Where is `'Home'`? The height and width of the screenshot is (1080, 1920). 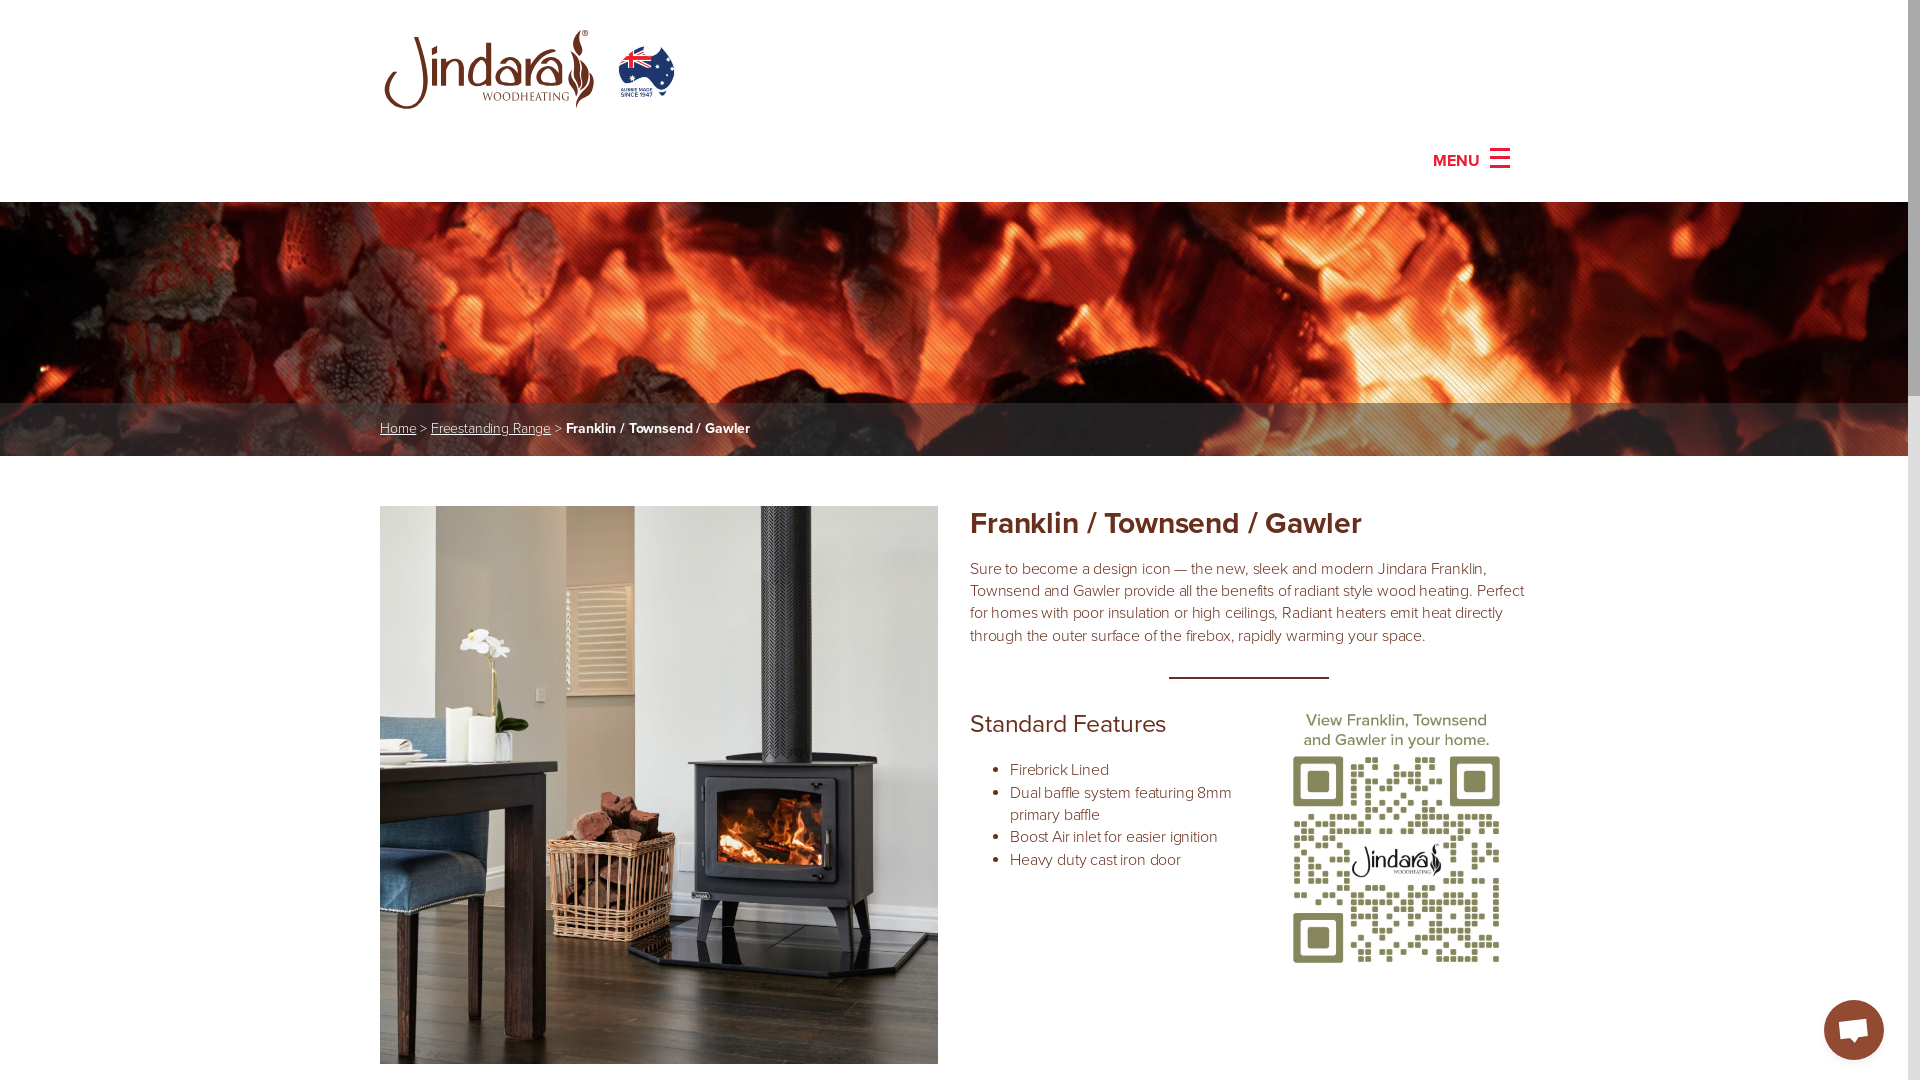
'Home' is located at coordinates (398, 427).